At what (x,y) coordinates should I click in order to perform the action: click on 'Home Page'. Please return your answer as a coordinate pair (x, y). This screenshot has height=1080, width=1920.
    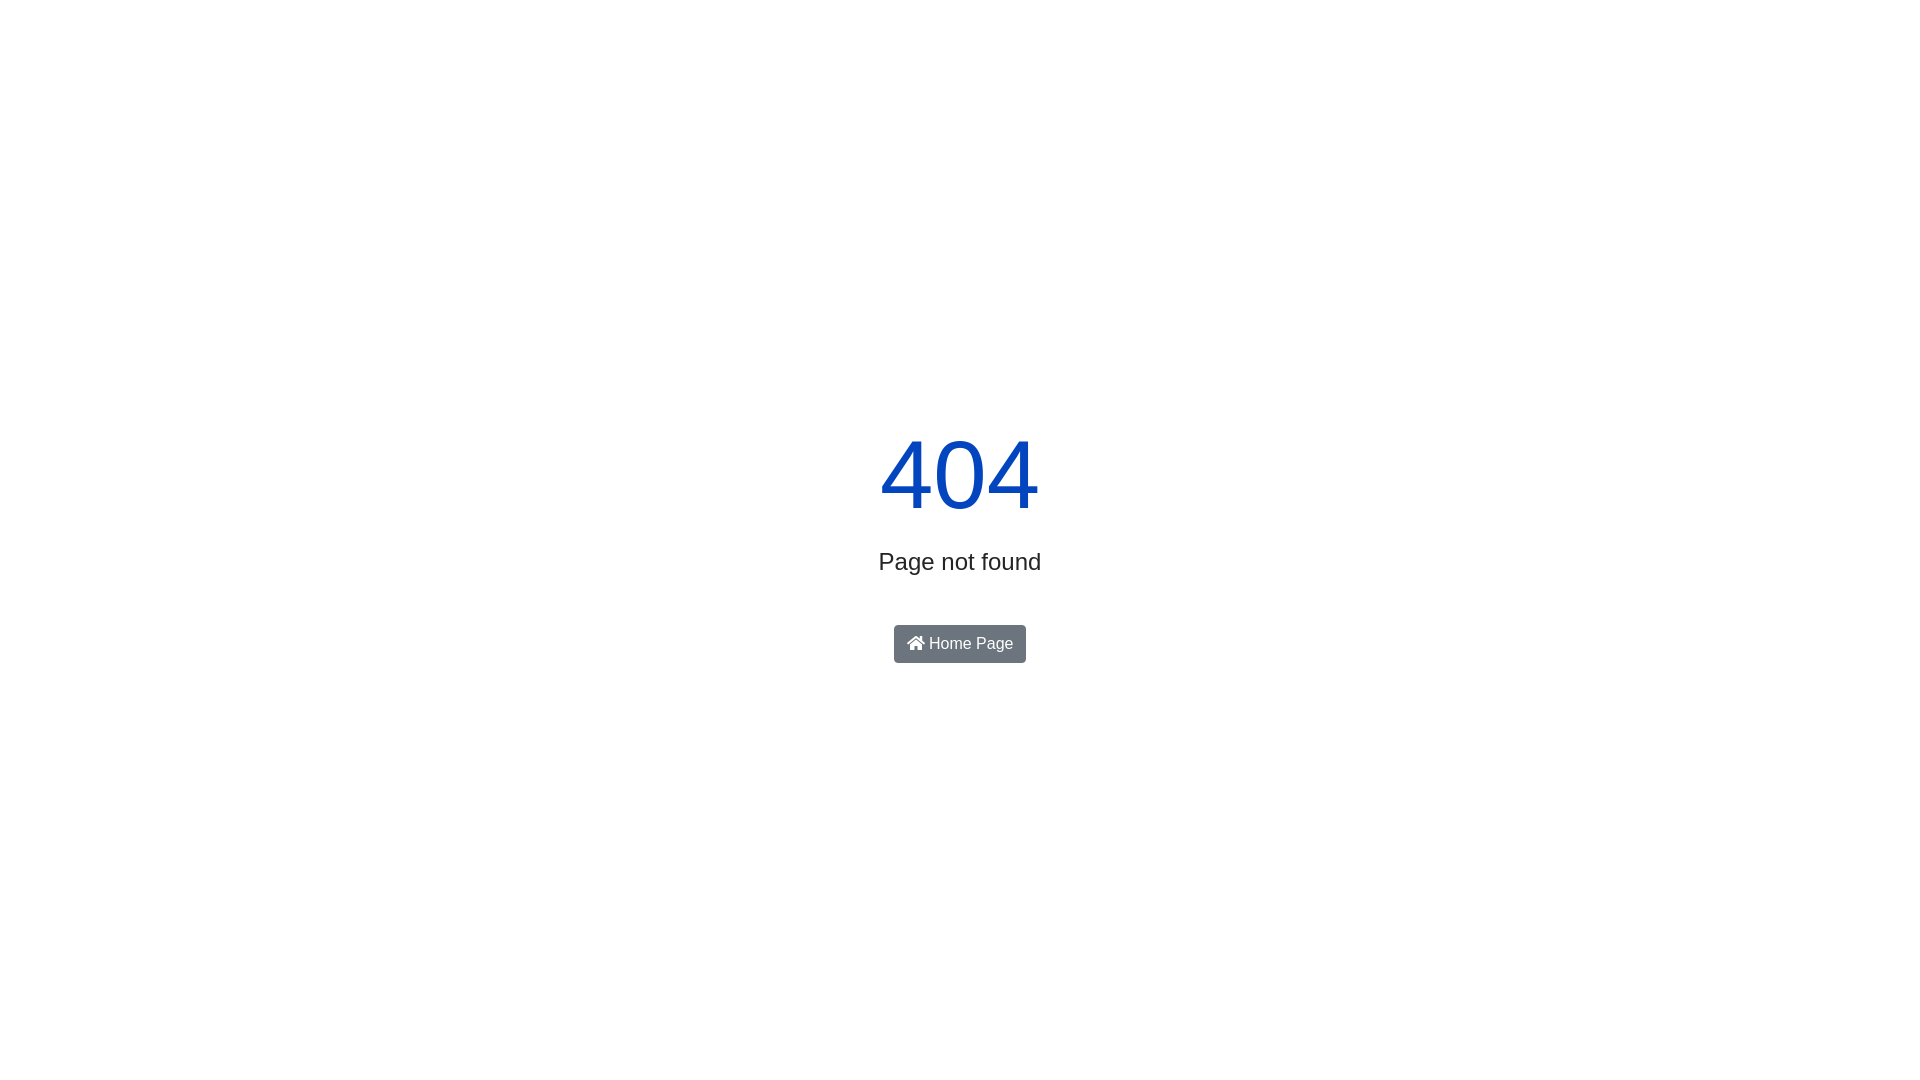
    Looking at the image, I should click on (960, 644).